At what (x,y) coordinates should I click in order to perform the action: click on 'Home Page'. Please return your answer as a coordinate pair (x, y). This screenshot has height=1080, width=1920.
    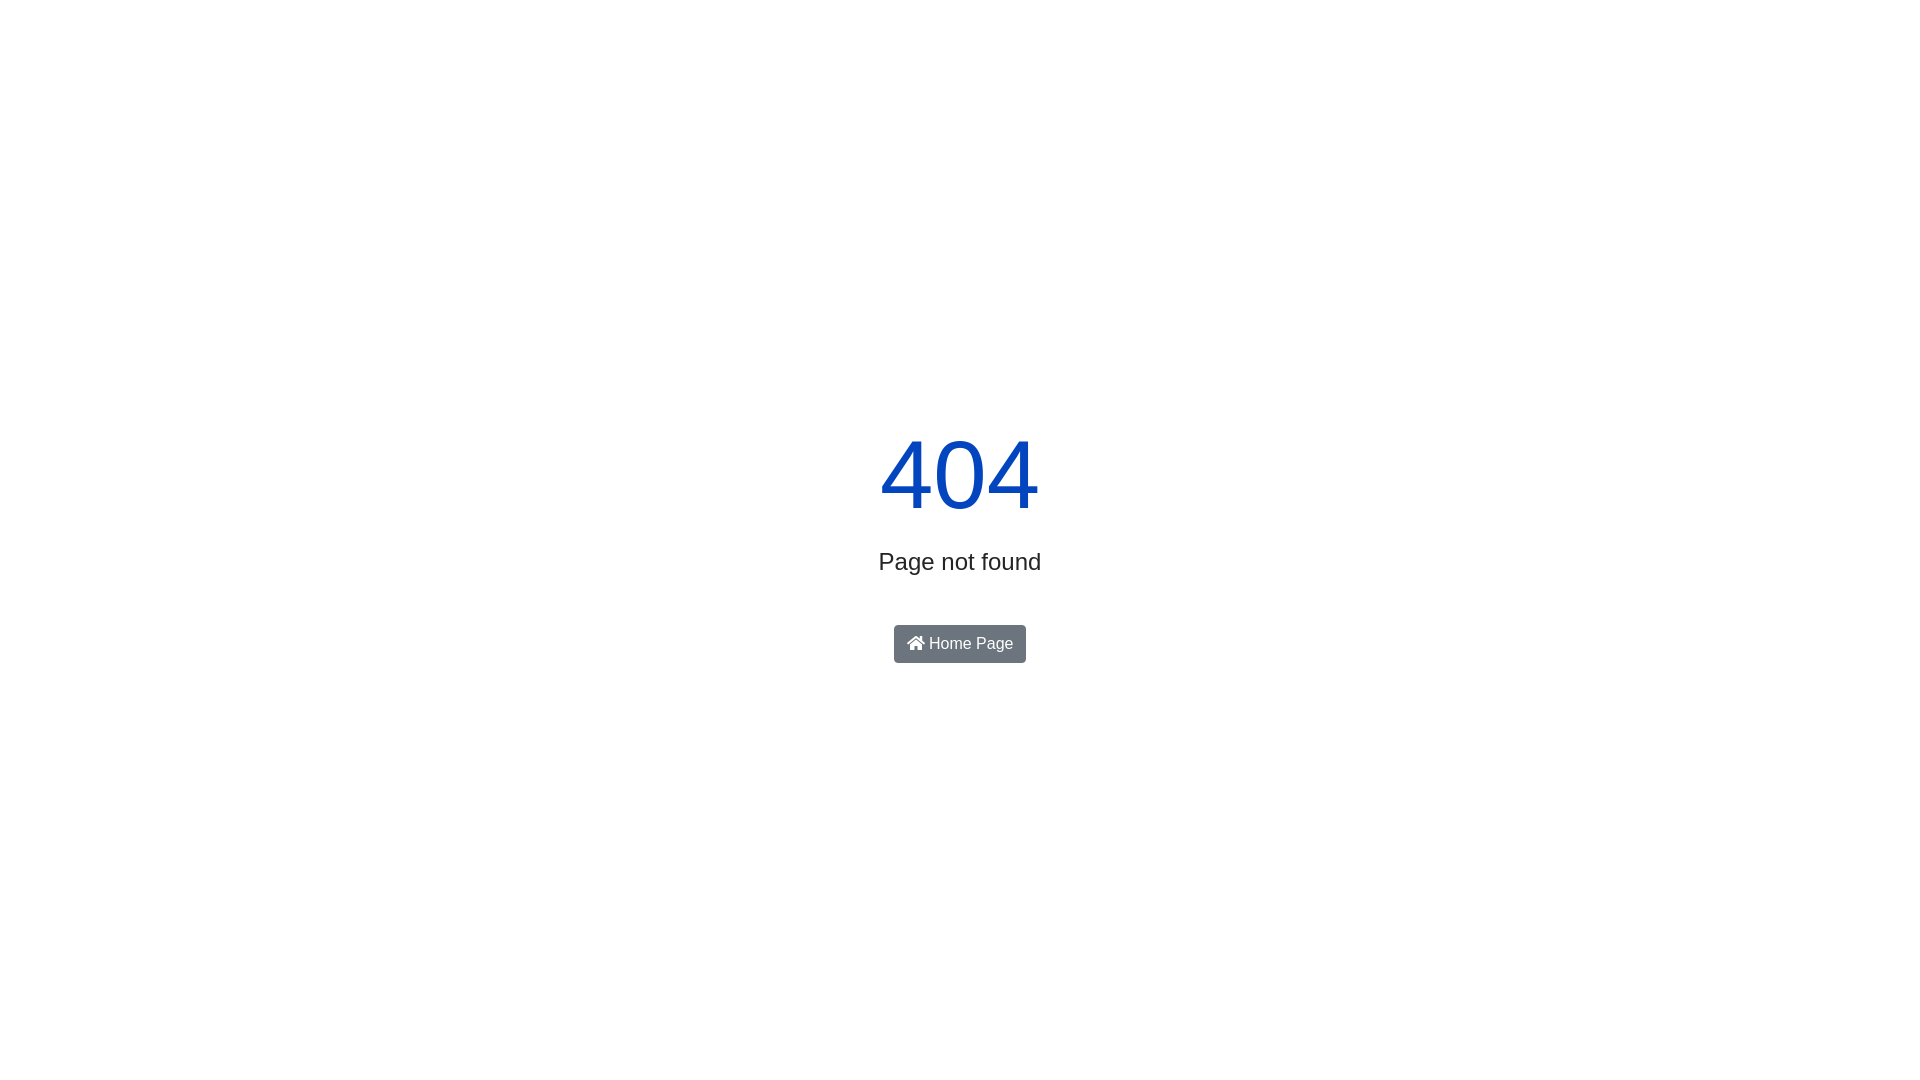
    Looking at the image, I should click on (960, 644).